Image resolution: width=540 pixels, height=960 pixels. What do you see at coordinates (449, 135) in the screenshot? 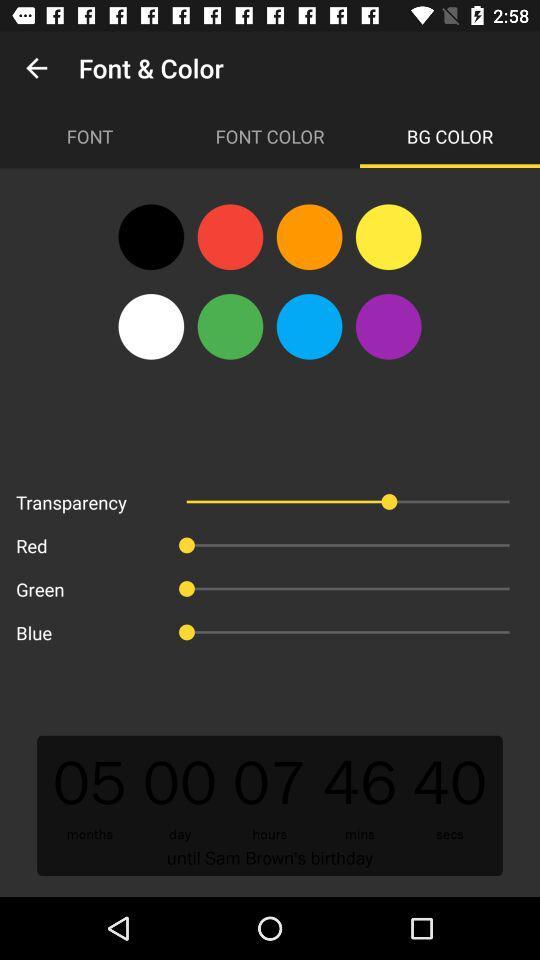
I see `the icon to the right of font color` at bounding box center [449, 135].